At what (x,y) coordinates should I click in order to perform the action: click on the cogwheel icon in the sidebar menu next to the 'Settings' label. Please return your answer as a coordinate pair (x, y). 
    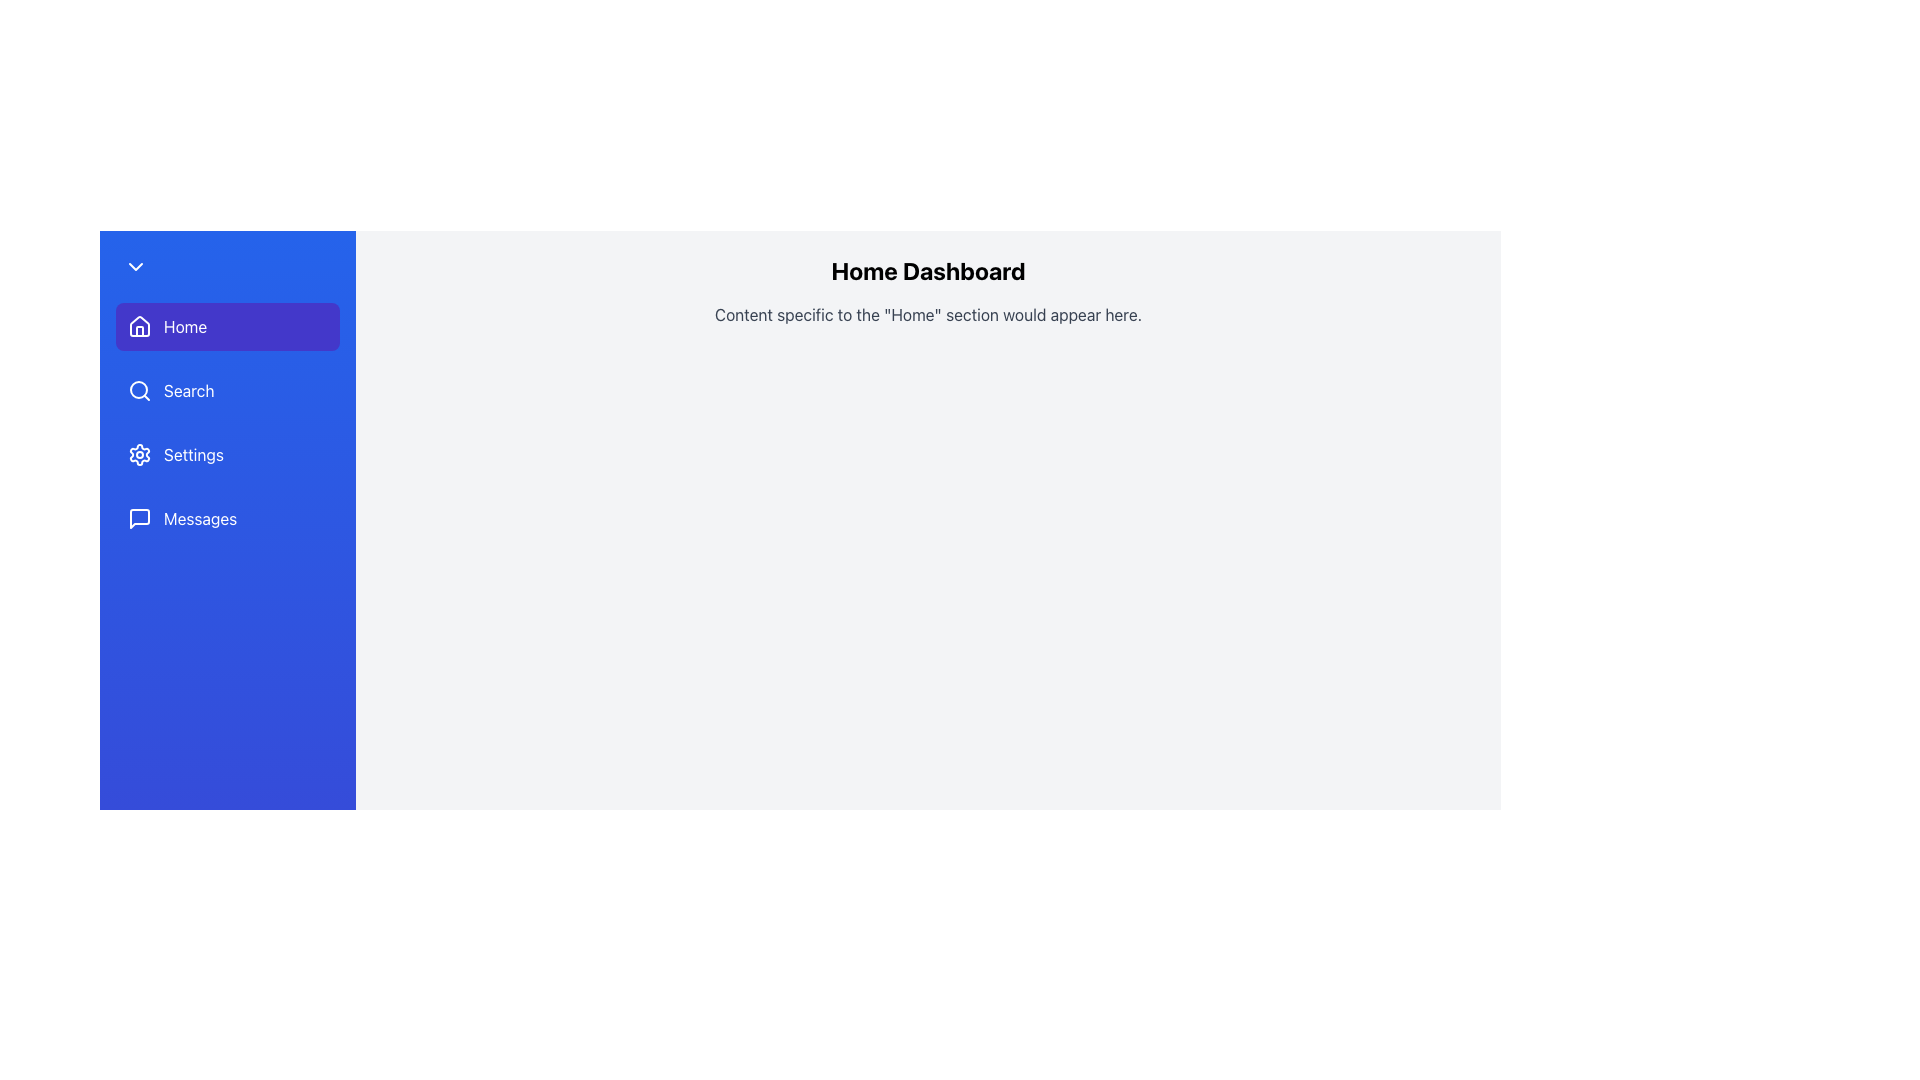
    Looking at the image, I should click on (138, 455).